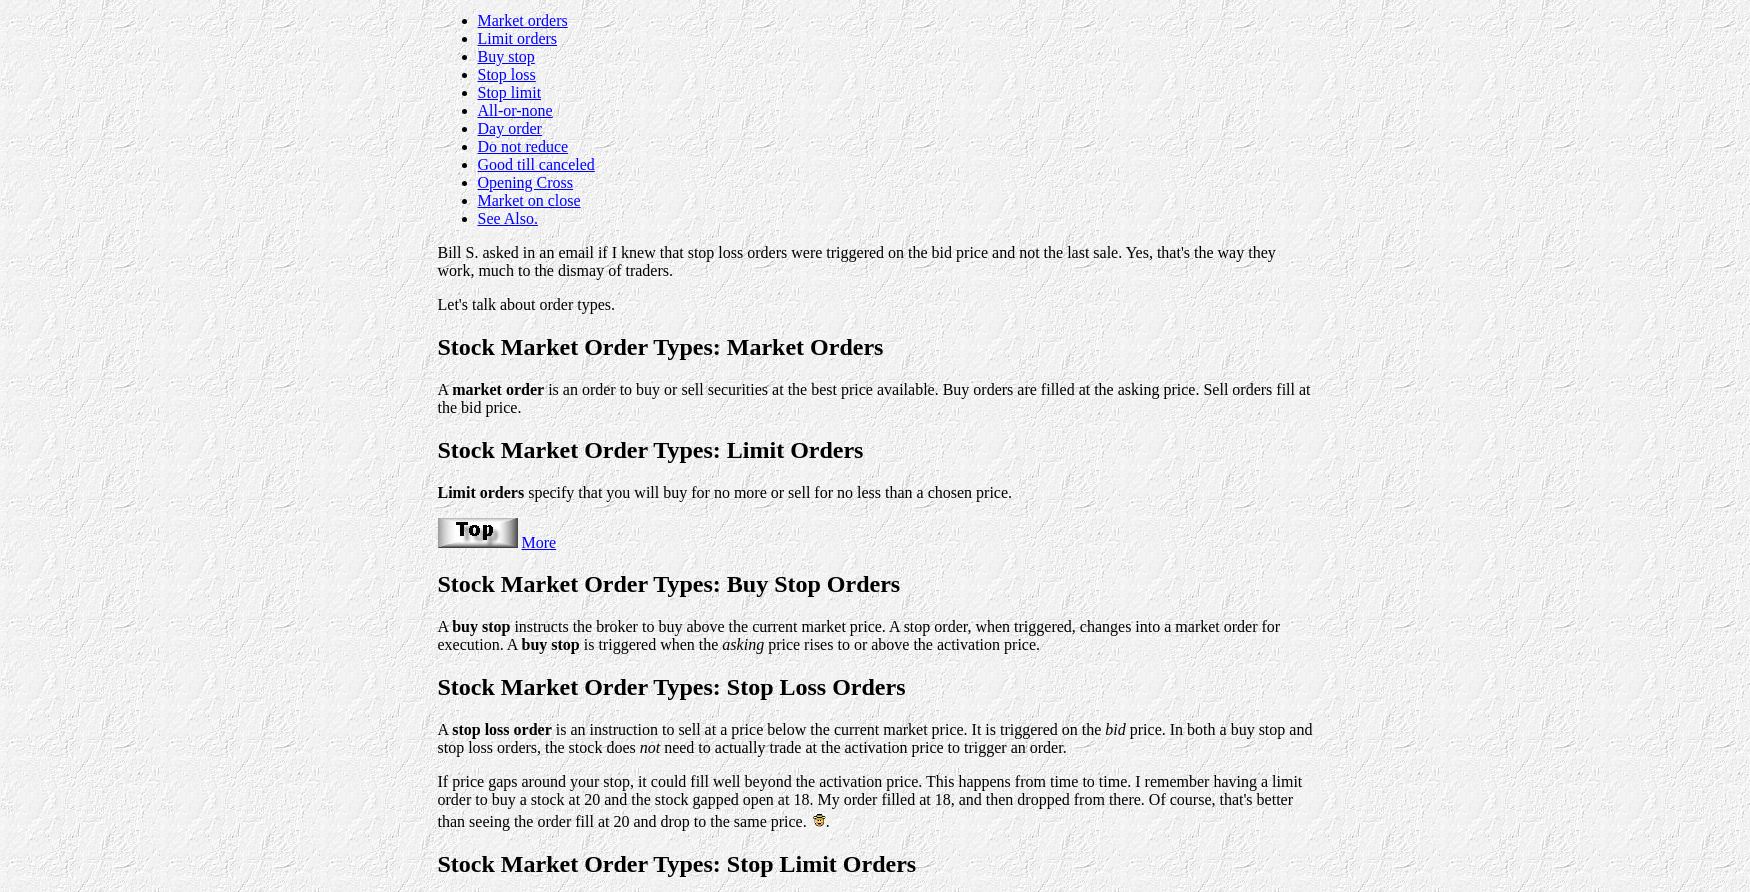 This screenshot has height=892, width=1750. Describe the element at coordinates (675, 862) in the screenshot. I see `'Stock Market Order Types: Stop Limit Orders'` at that location.